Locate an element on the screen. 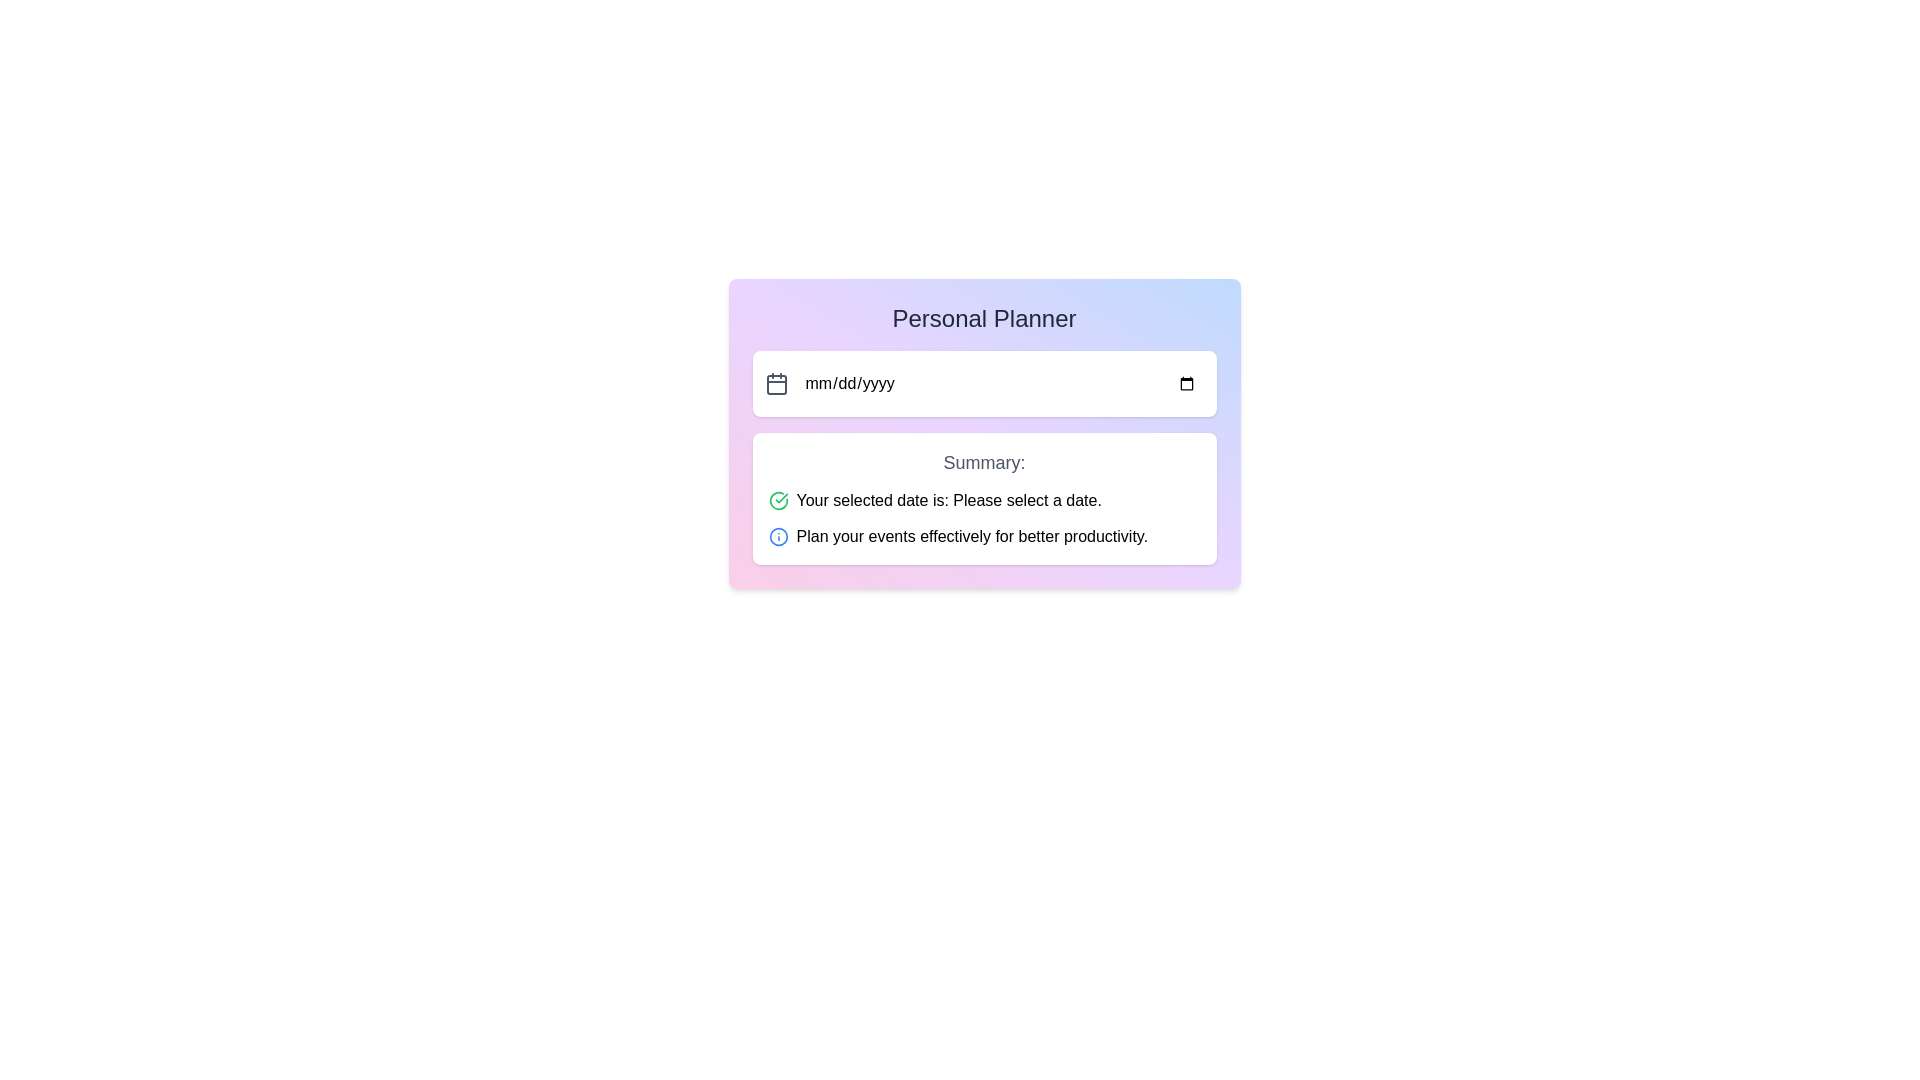 This screenshot has height=1080, width=1920. the light gray rounded rectangle within the calendar icon, located to the left of the date input field is located at coordinates (775, 385).